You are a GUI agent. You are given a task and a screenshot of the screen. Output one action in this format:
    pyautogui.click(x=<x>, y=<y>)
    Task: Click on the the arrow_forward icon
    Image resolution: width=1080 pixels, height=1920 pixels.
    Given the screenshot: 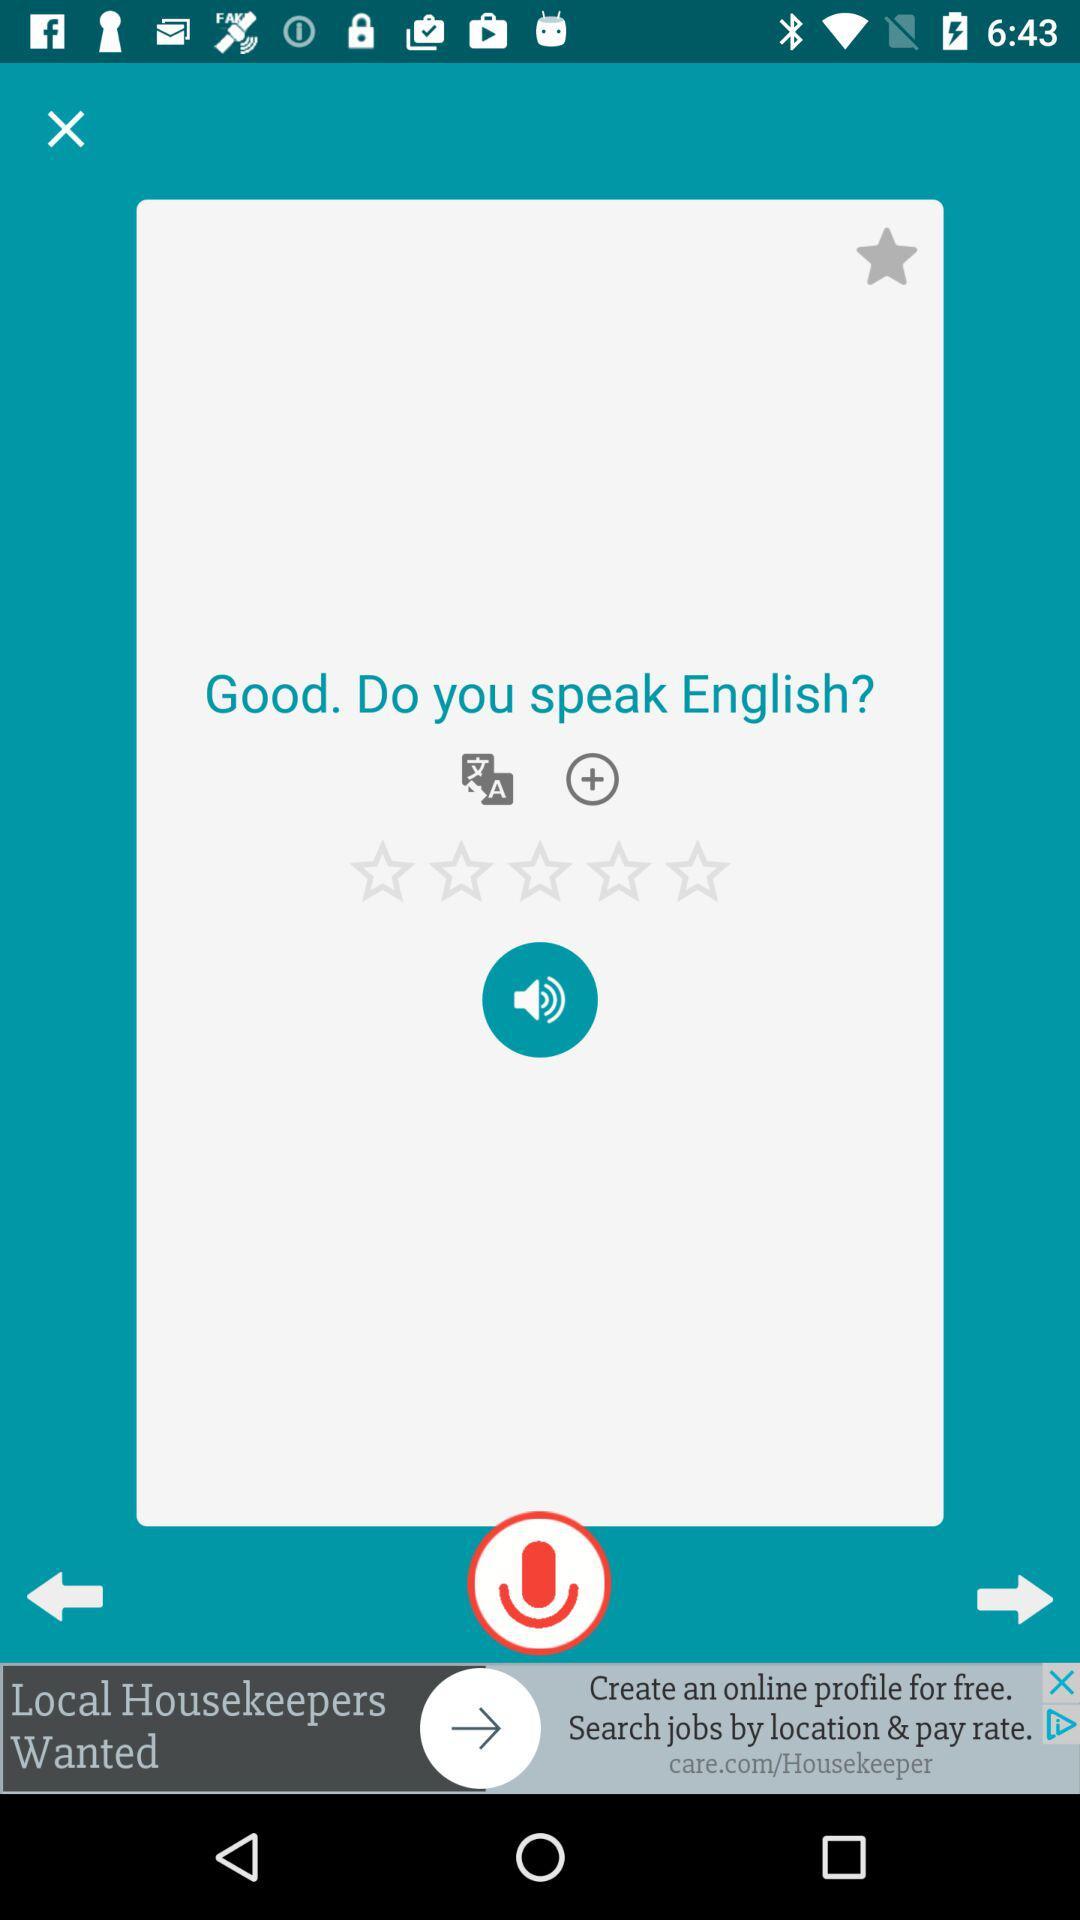 What is the action you would take?
    pyautogui.click(x=998, y=1579)
    